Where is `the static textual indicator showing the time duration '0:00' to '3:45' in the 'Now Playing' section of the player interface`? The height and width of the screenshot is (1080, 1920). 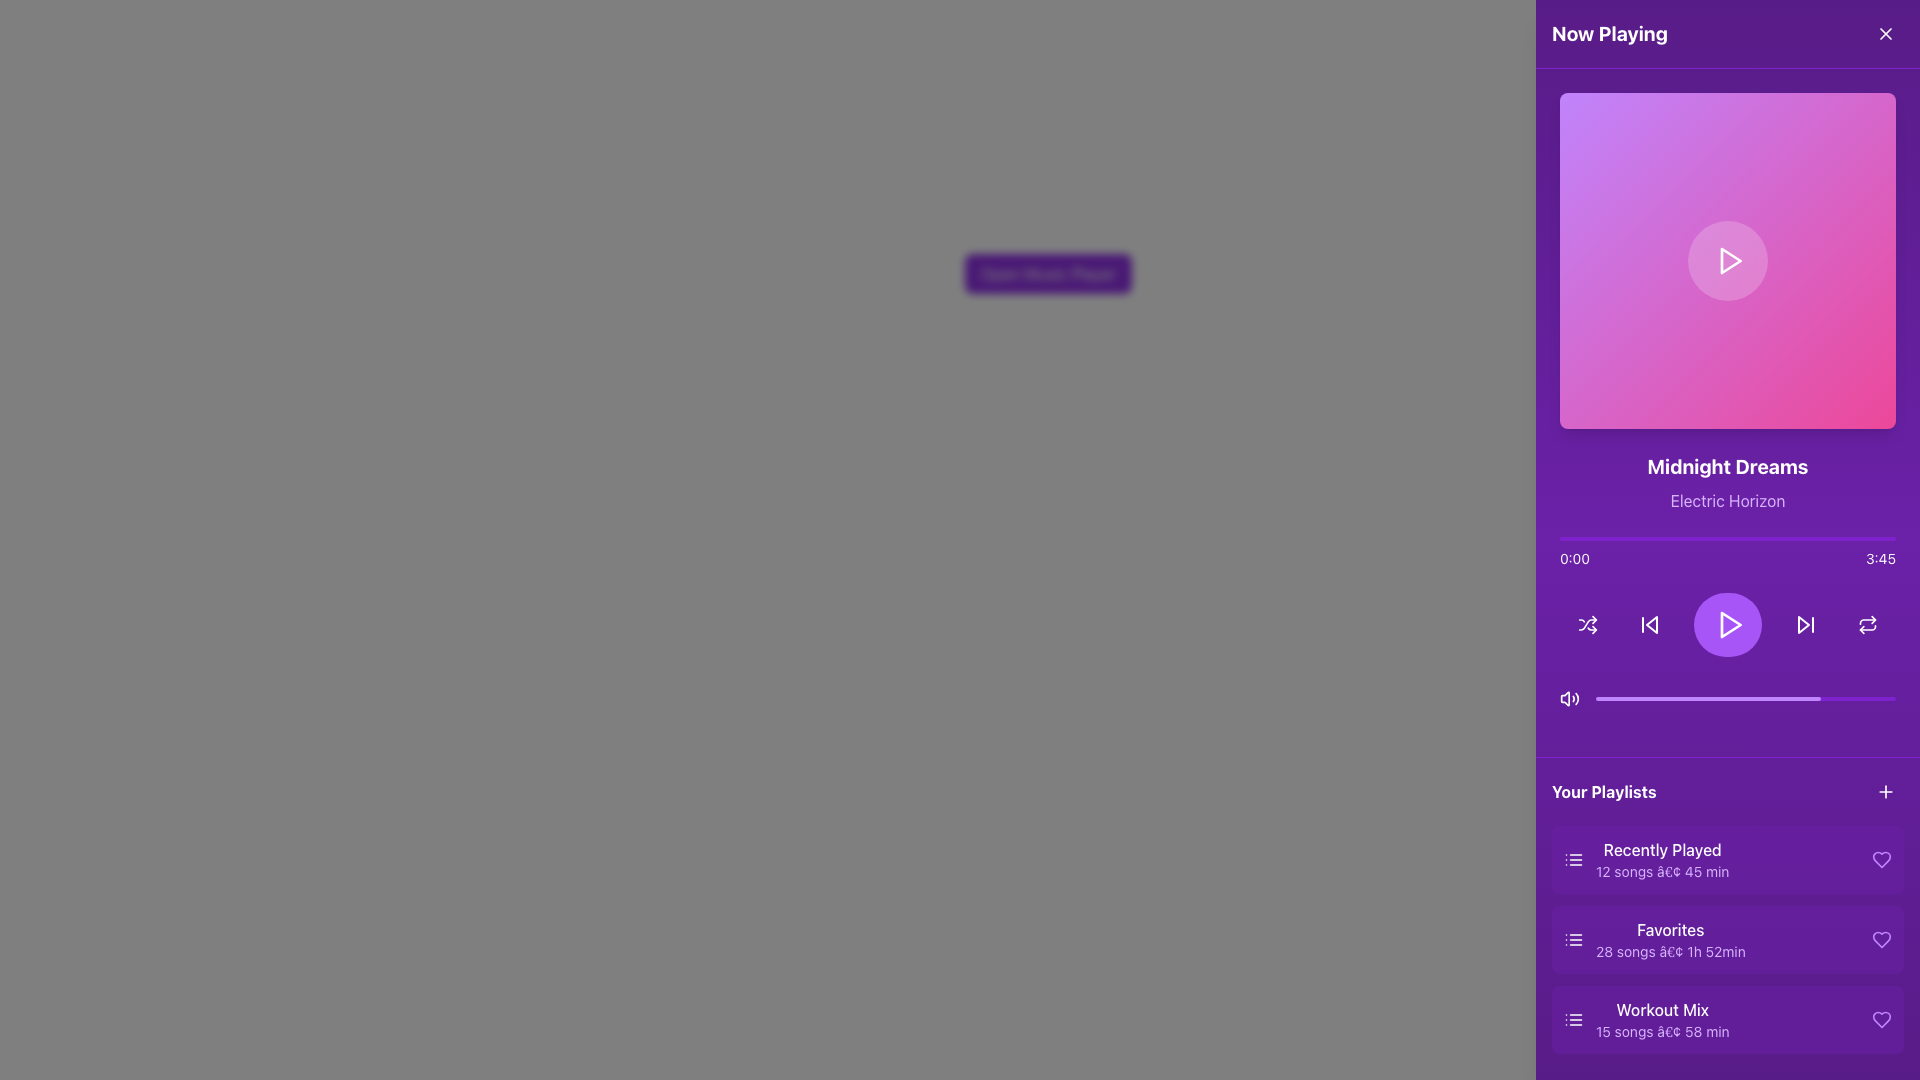
the static textual indicator showing the time duration '0:00' to '3:45' in the 'Now Playing' section of the player interface is located at coordinates (1727, 559).